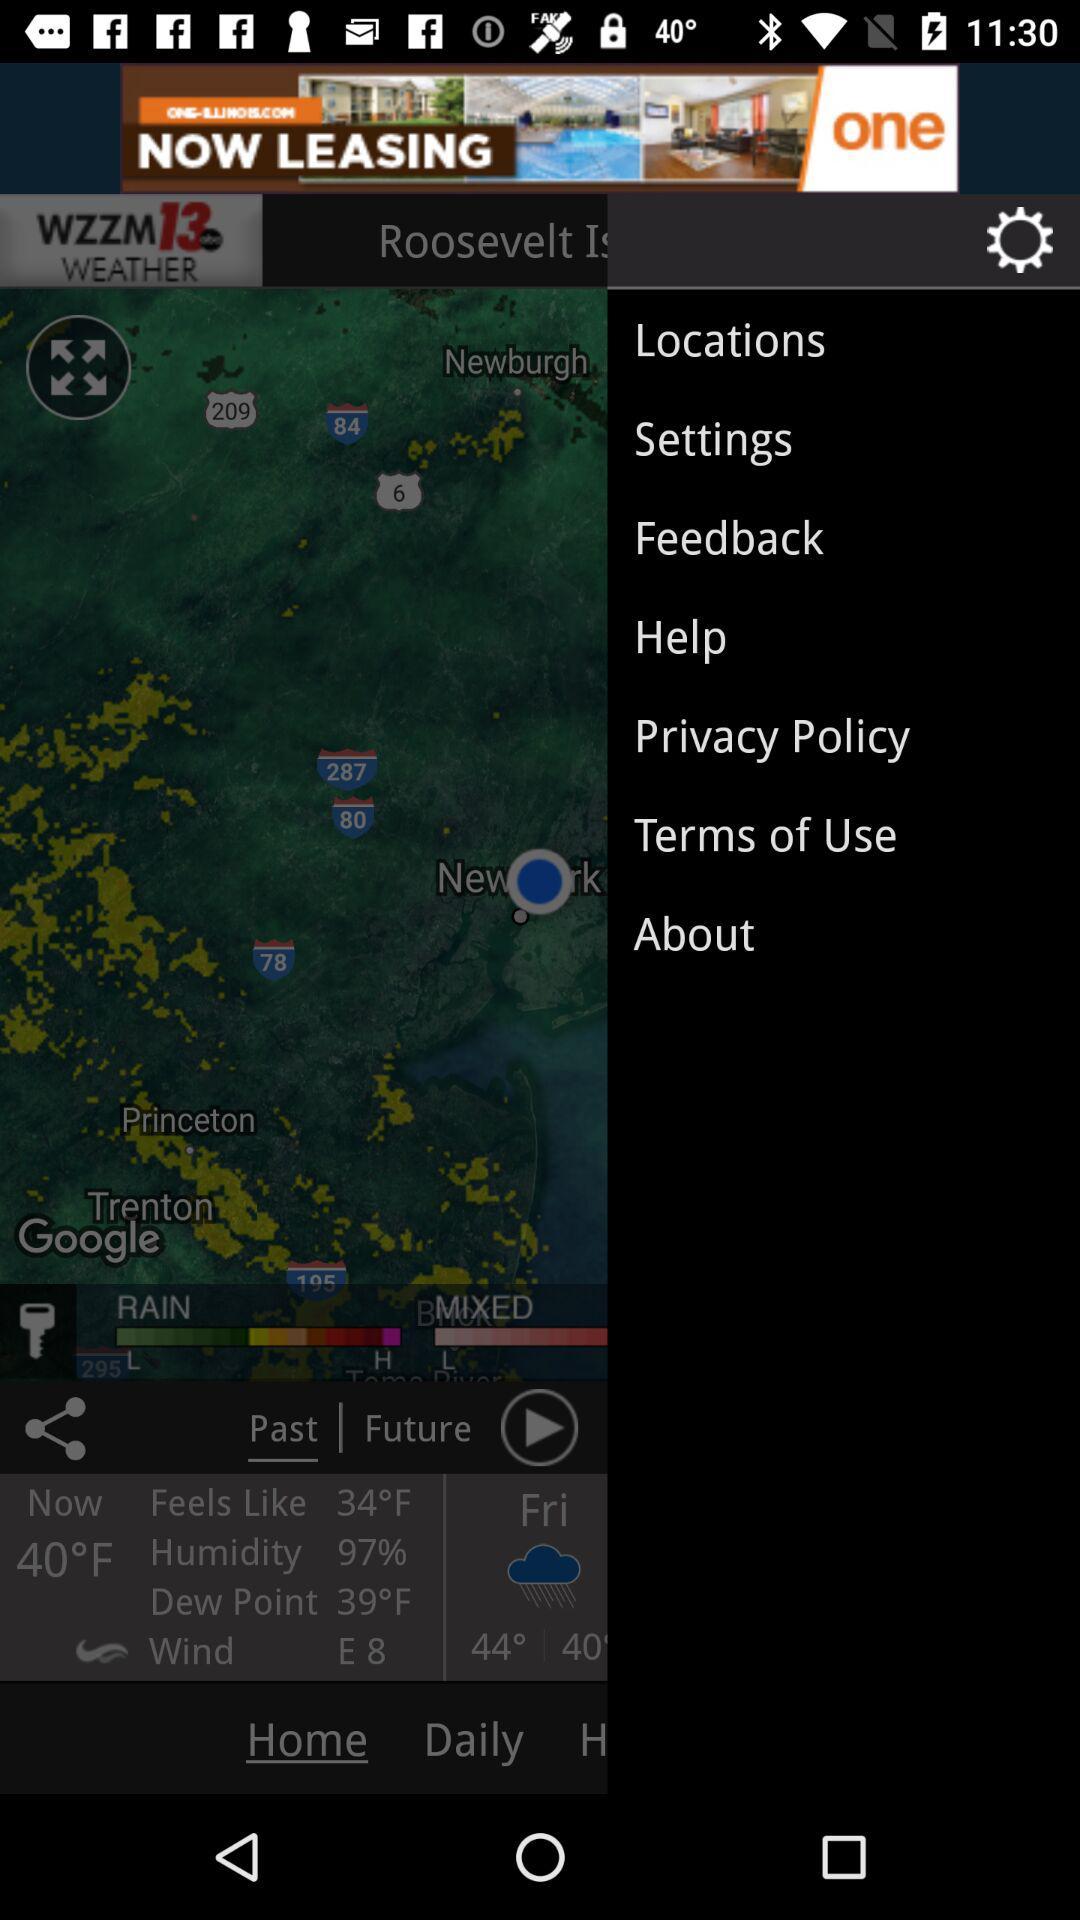  Describe the element at coordinates (58, 1426) in the screenshot. I see `the share icon` at that location.